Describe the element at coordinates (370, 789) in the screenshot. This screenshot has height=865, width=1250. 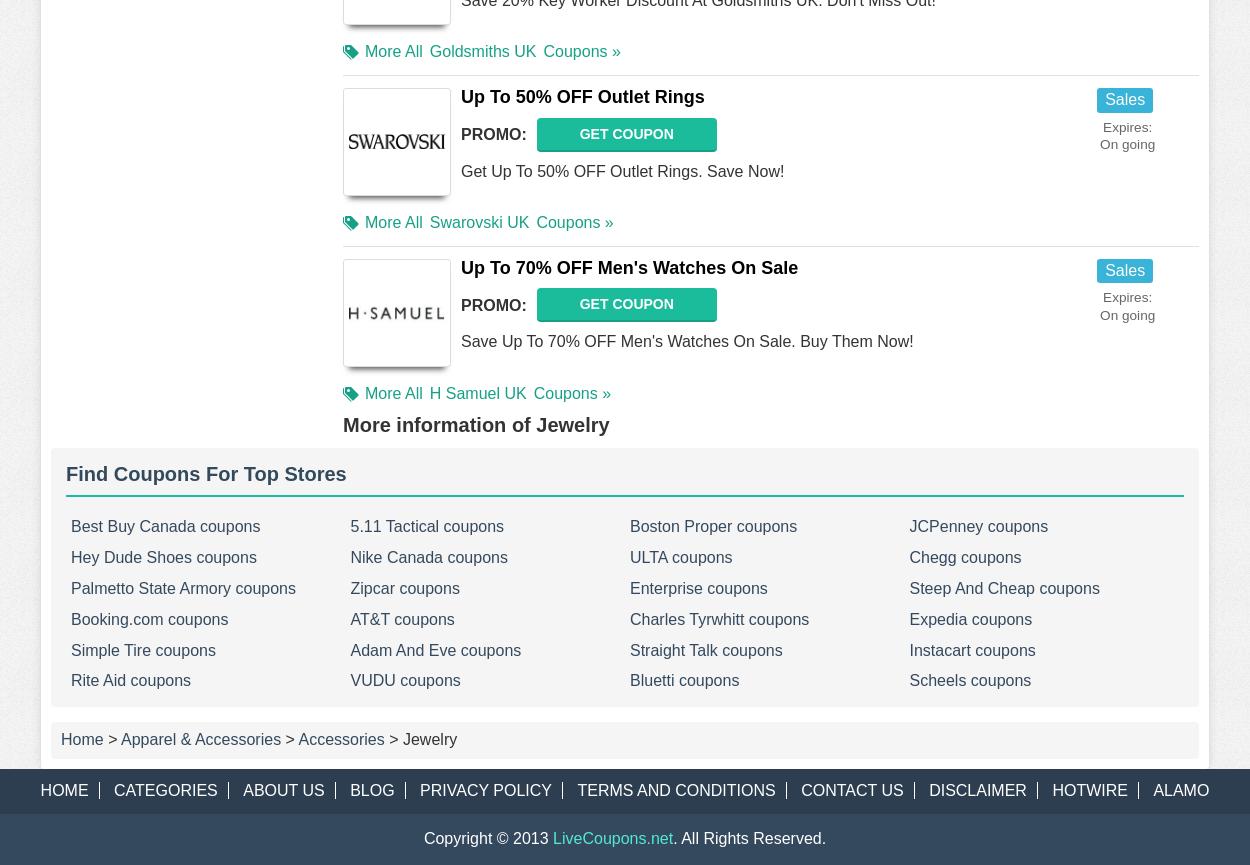
I see `'BLOG'` at that location.